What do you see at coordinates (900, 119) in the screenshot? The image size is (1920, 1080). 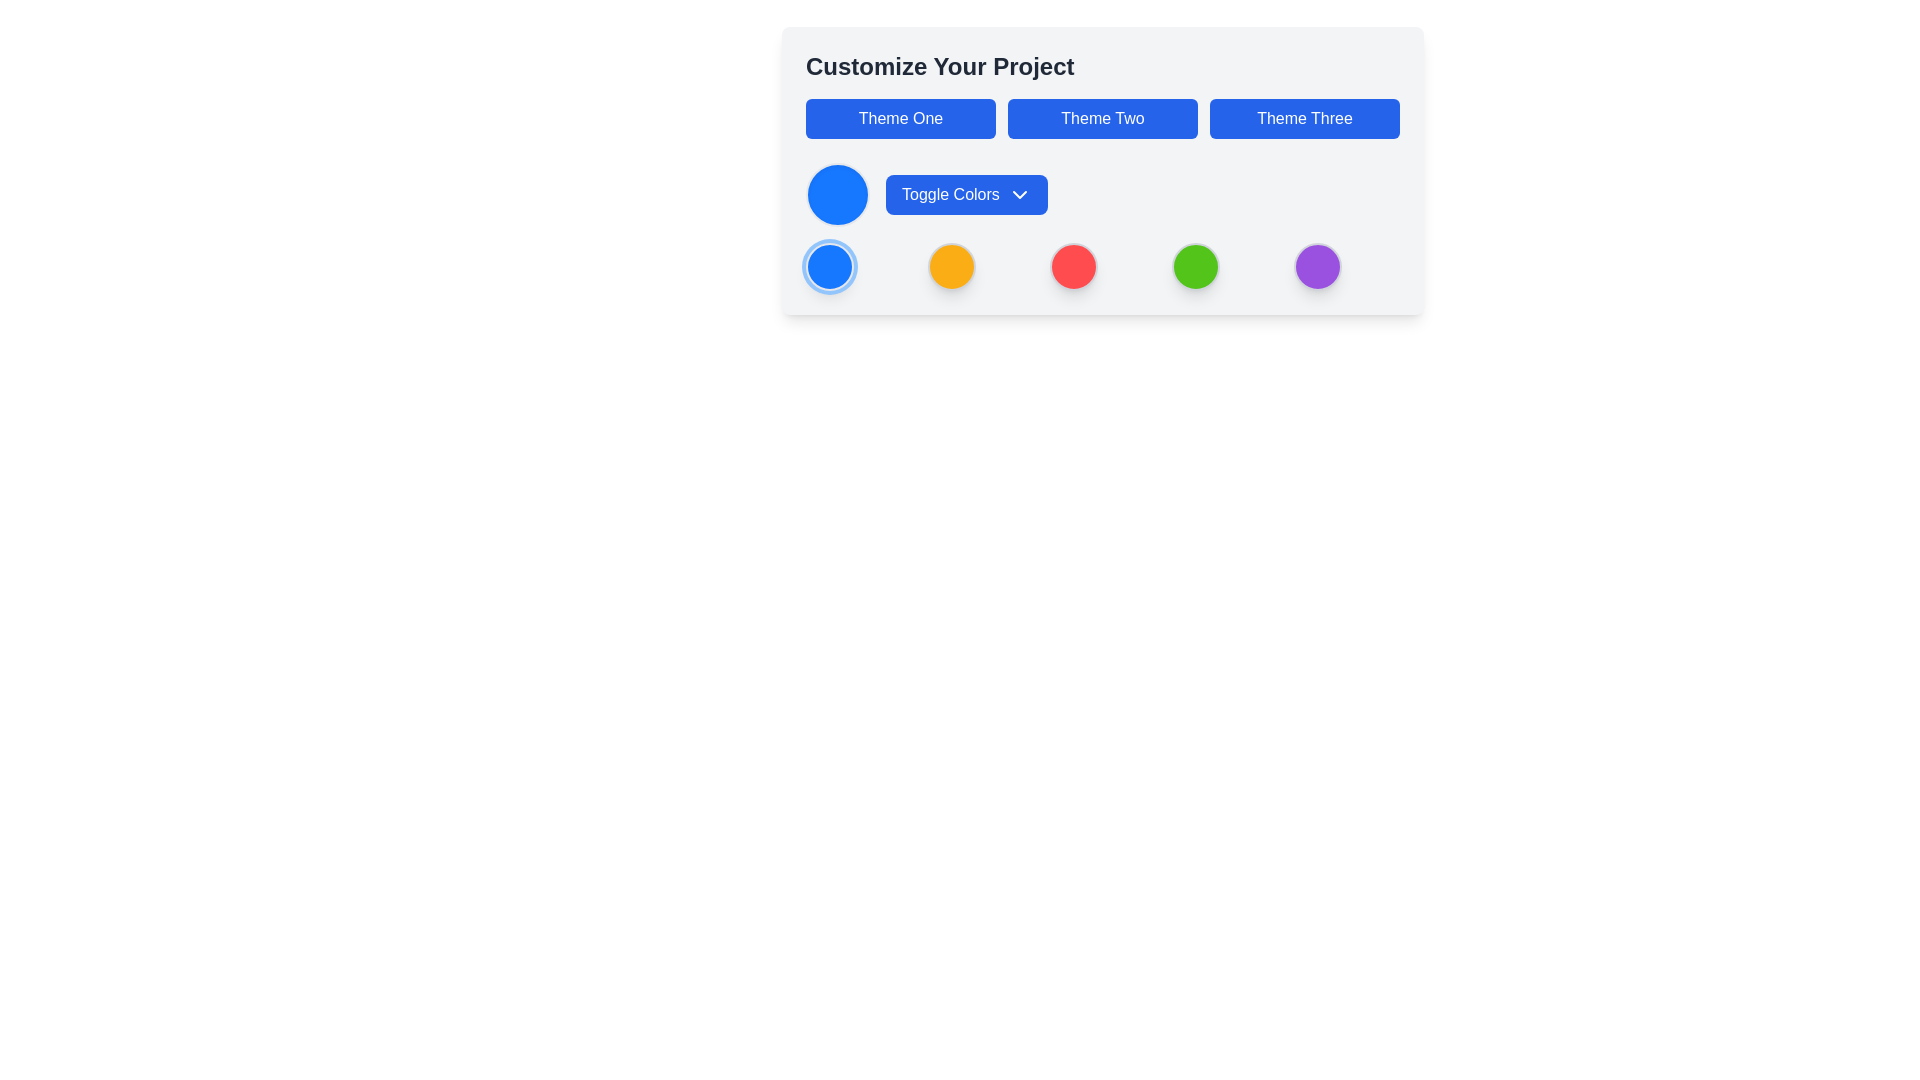 I see `the 'Theme One' button, a rectangular button with rounded corners and a blue background` at bounding box center [900, 119].